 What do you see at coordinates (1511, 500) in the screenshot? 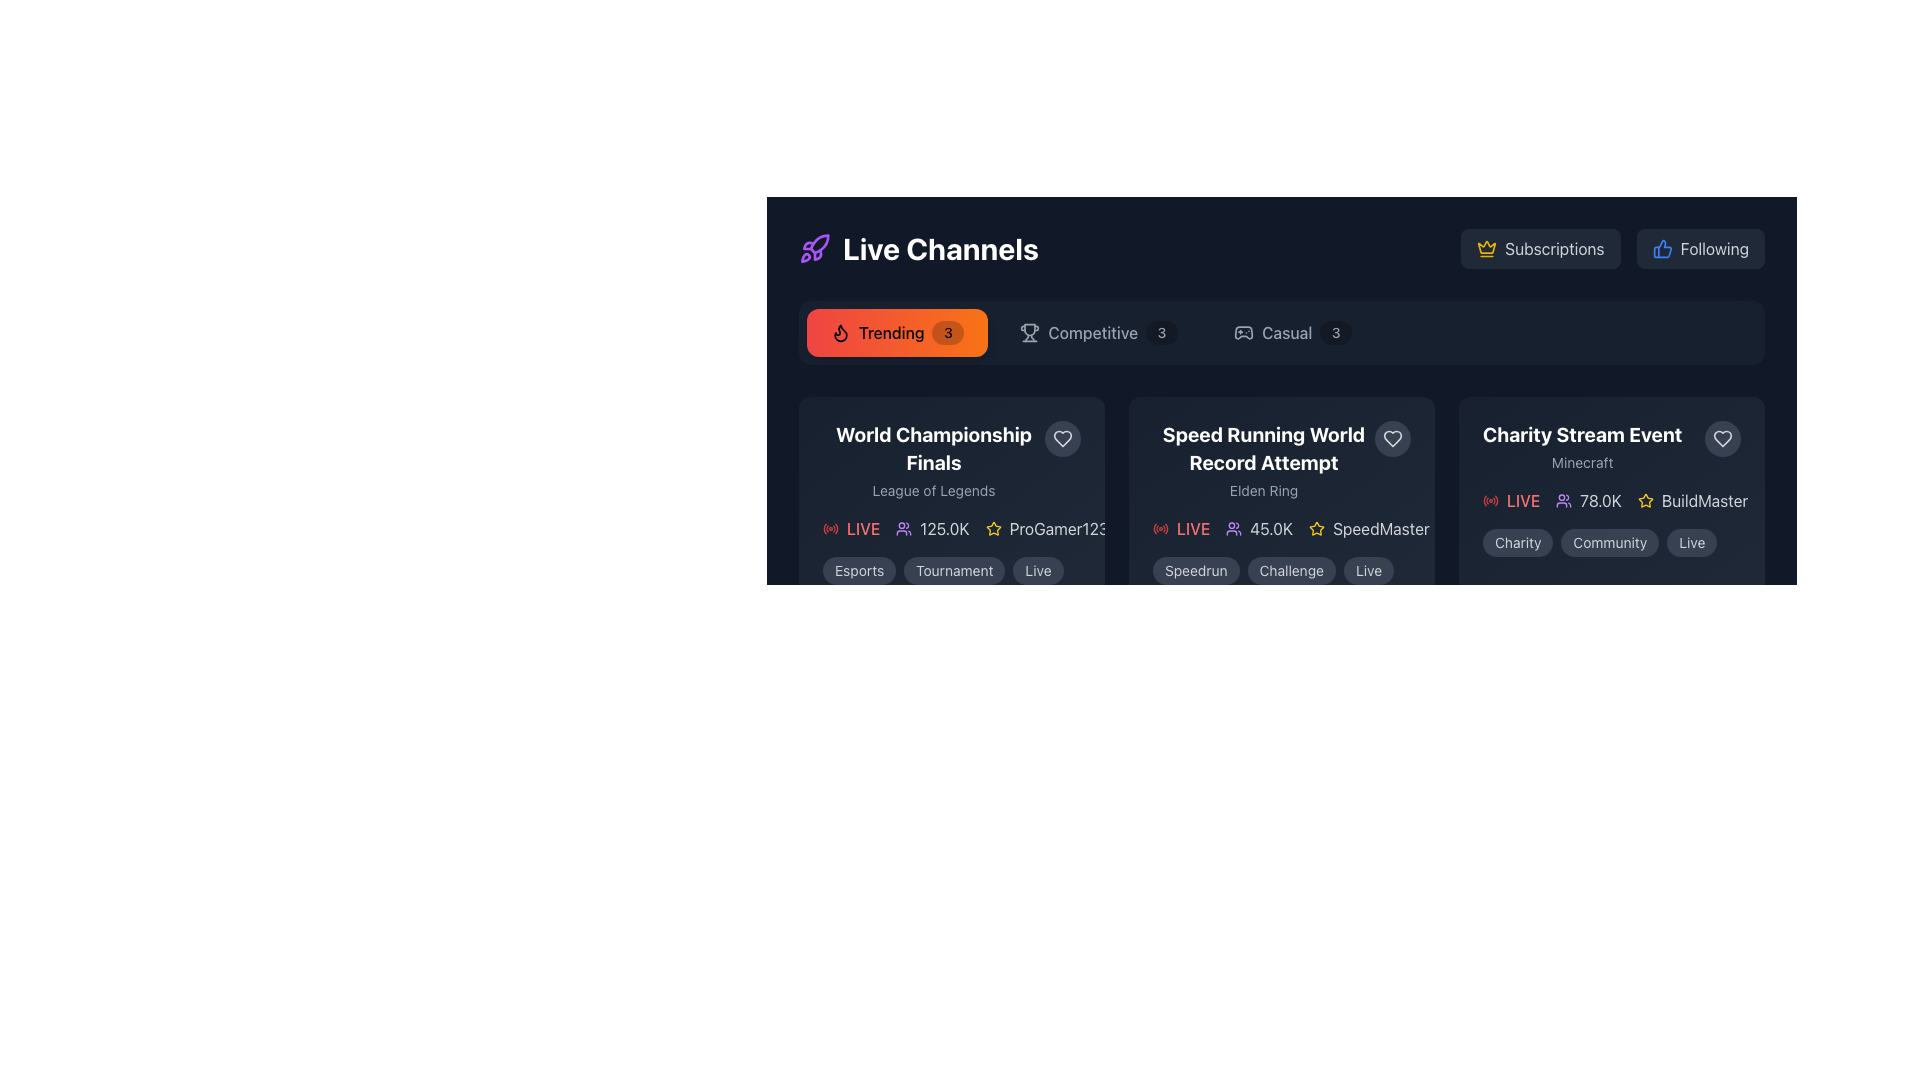
I see `the red 'LIVE' label with a broadcasting signal icon located at the top-left side of the 'Charity Stream Event' card's details section` at bounding box center [1511, 500].